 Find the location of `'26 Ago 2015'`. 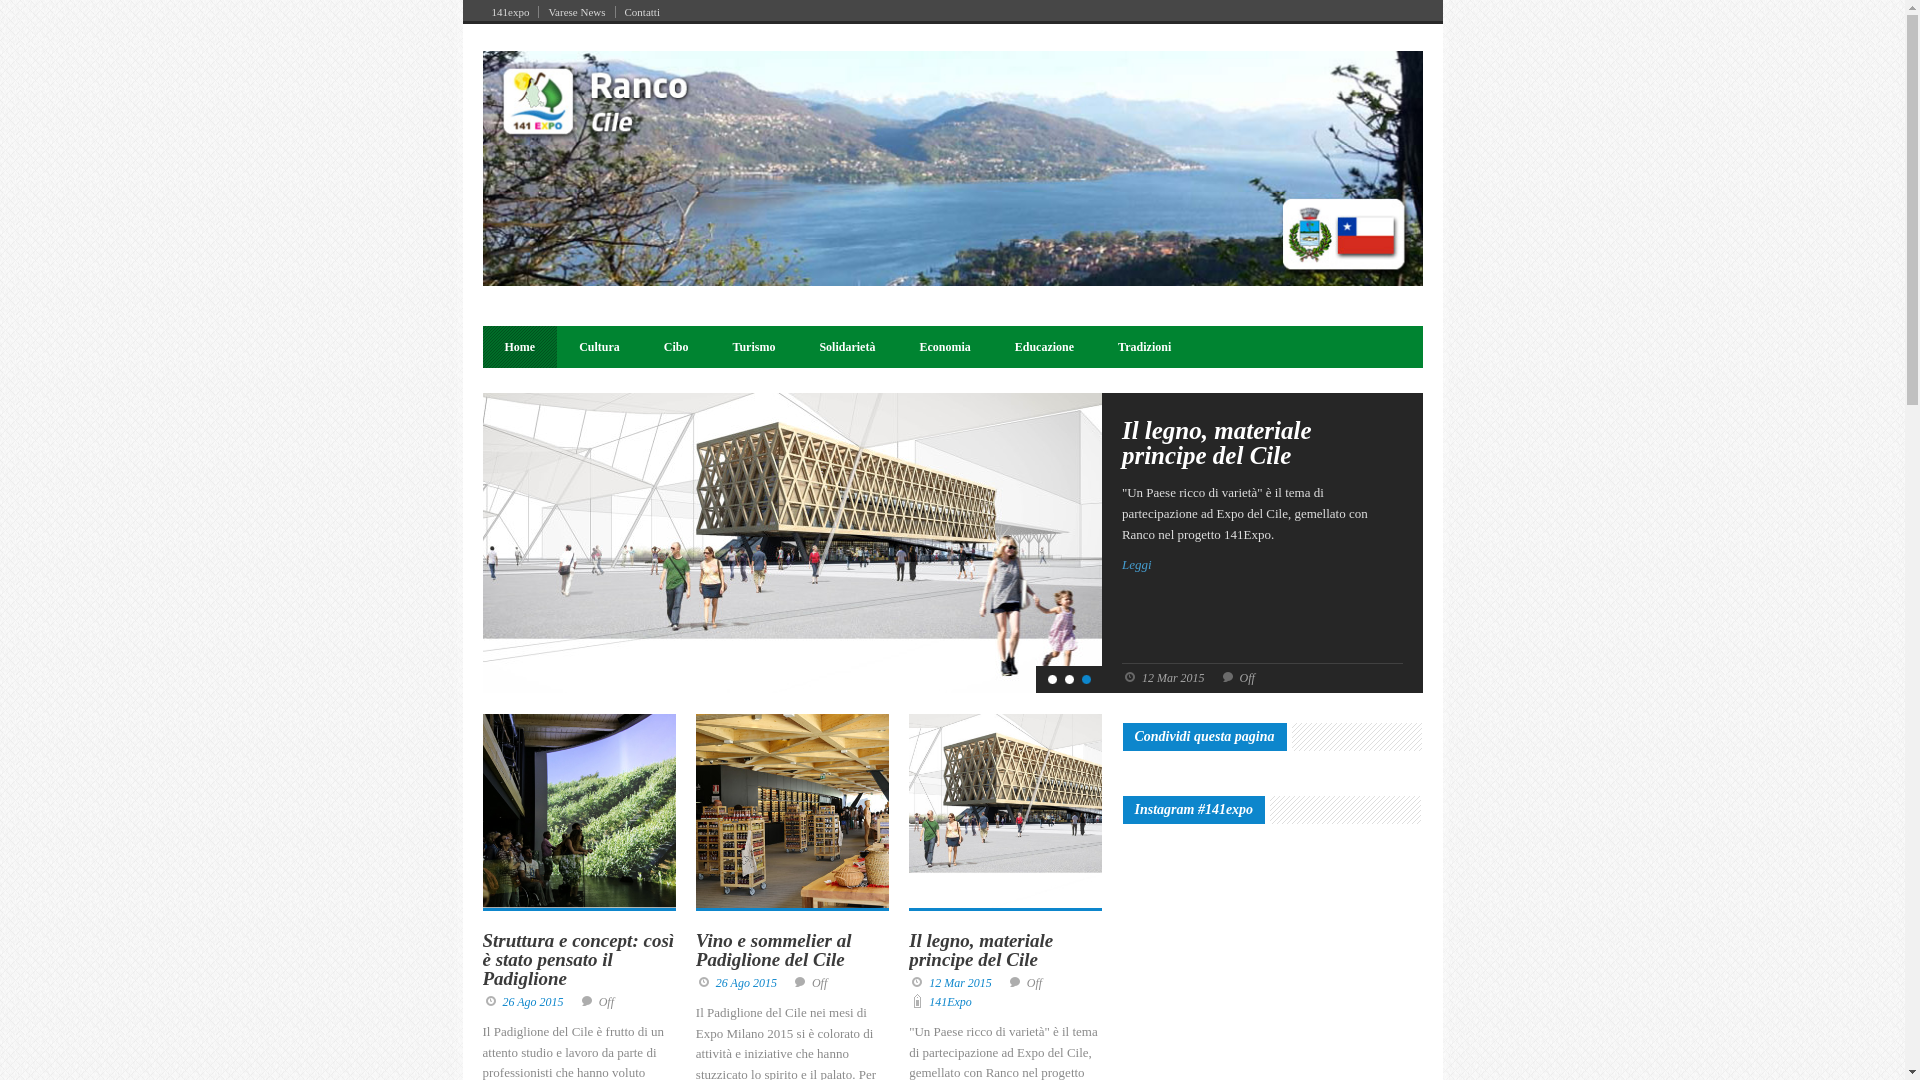

'26 Ago 2015' is located at coordinates (745, 982).